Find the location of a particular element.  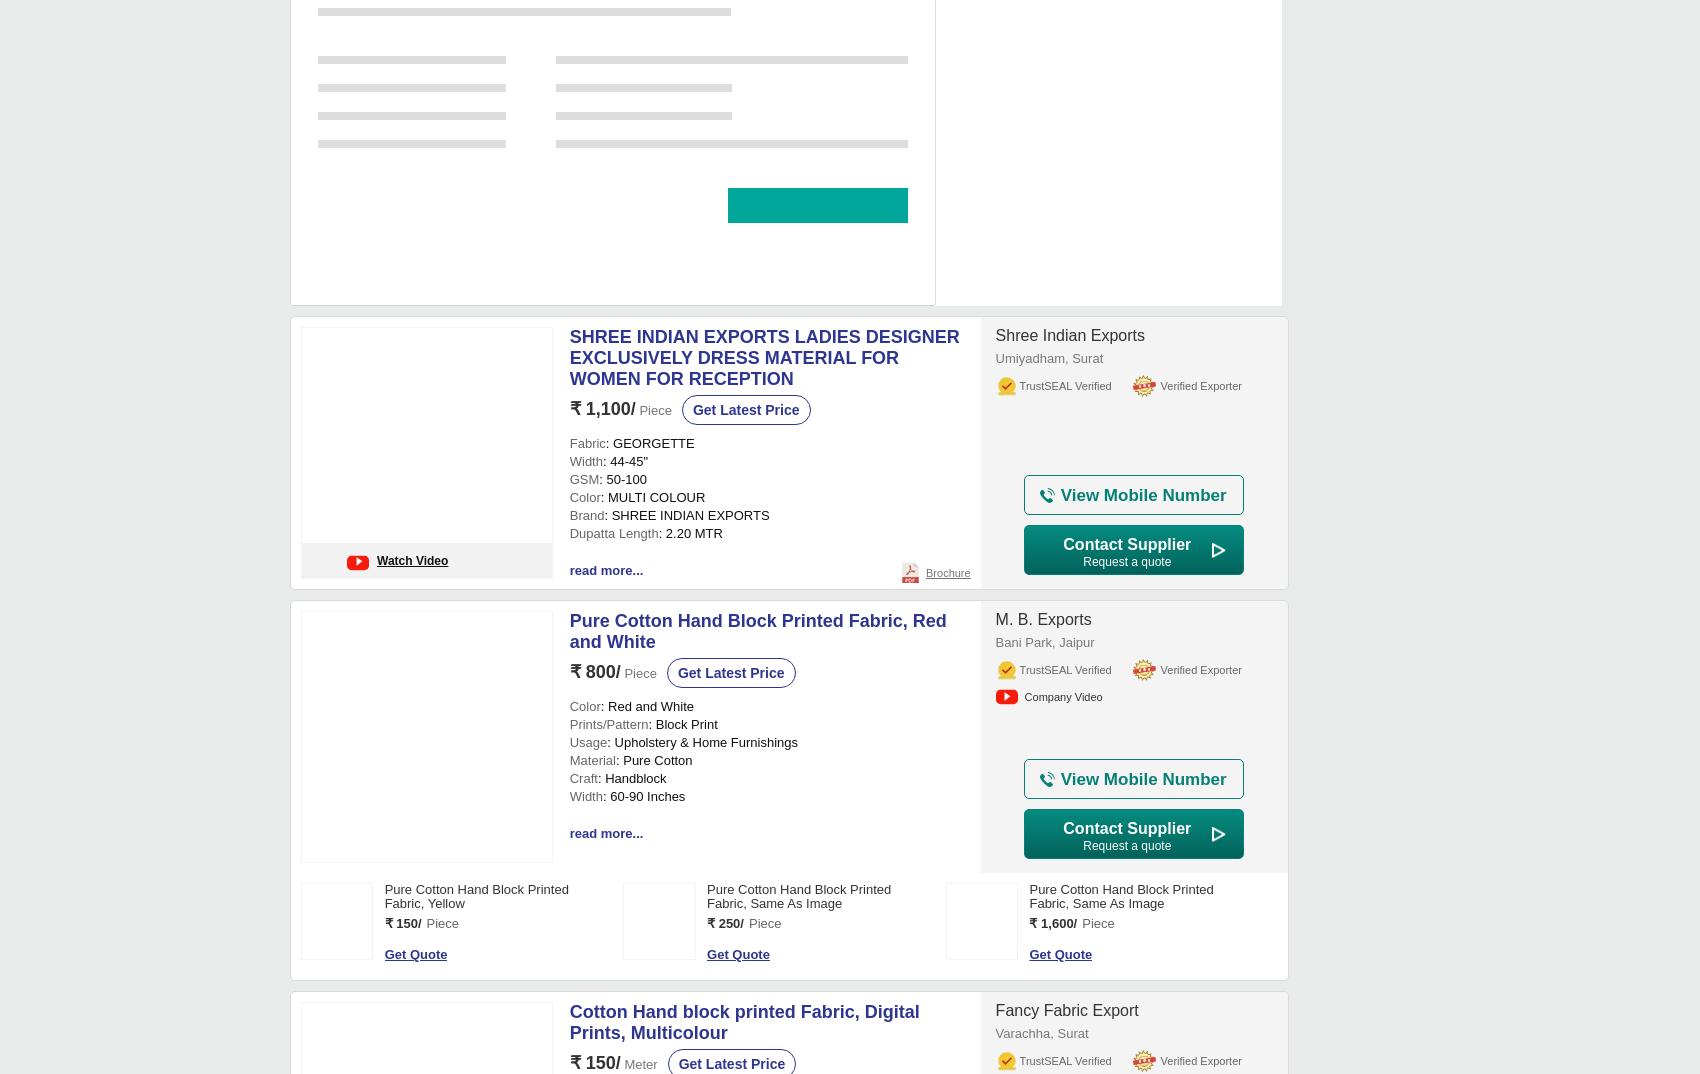

'₹ 800/' is located at coordinates (401, 525).